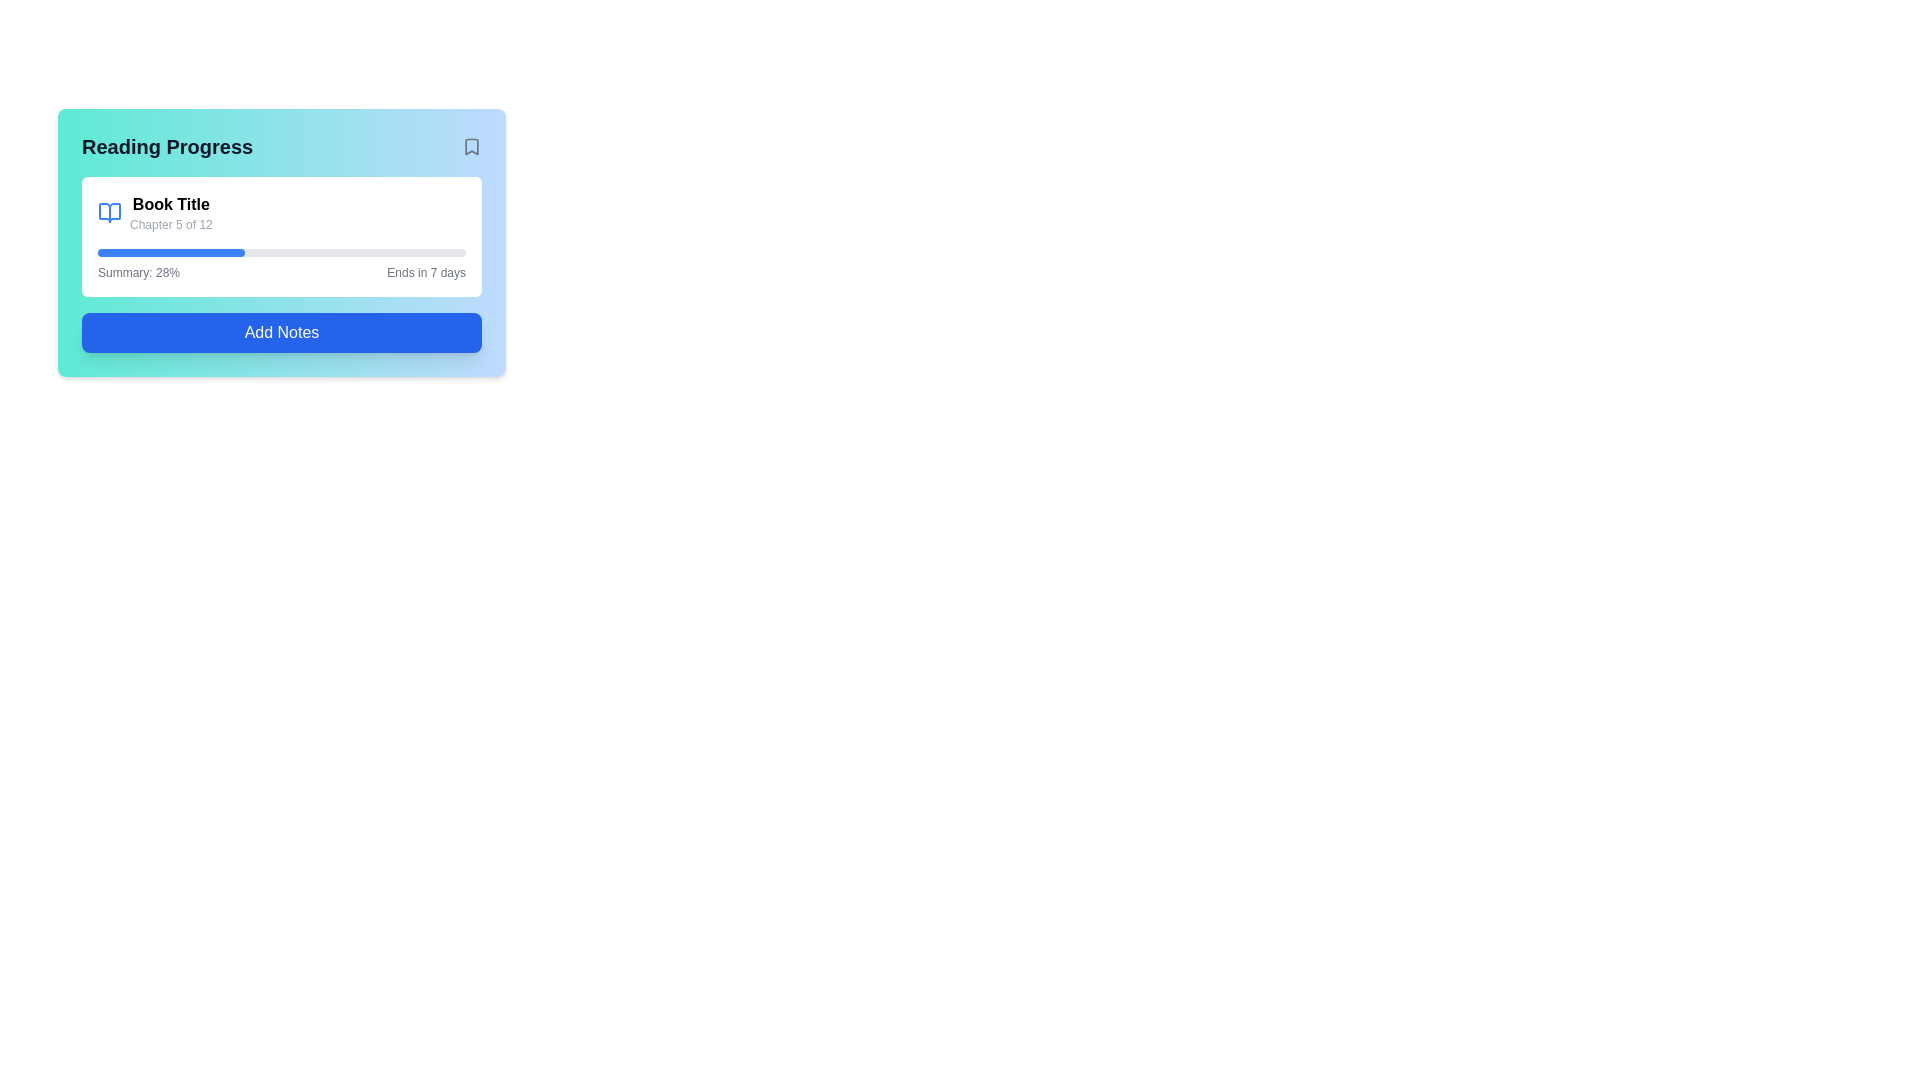 The height and width of the screenshot is (1080, 1920). I want to click on the progress bar indicating the reading progress for Chapter 5 of 12, which is located below the chapter text and above the summary text, so click(281, 252).